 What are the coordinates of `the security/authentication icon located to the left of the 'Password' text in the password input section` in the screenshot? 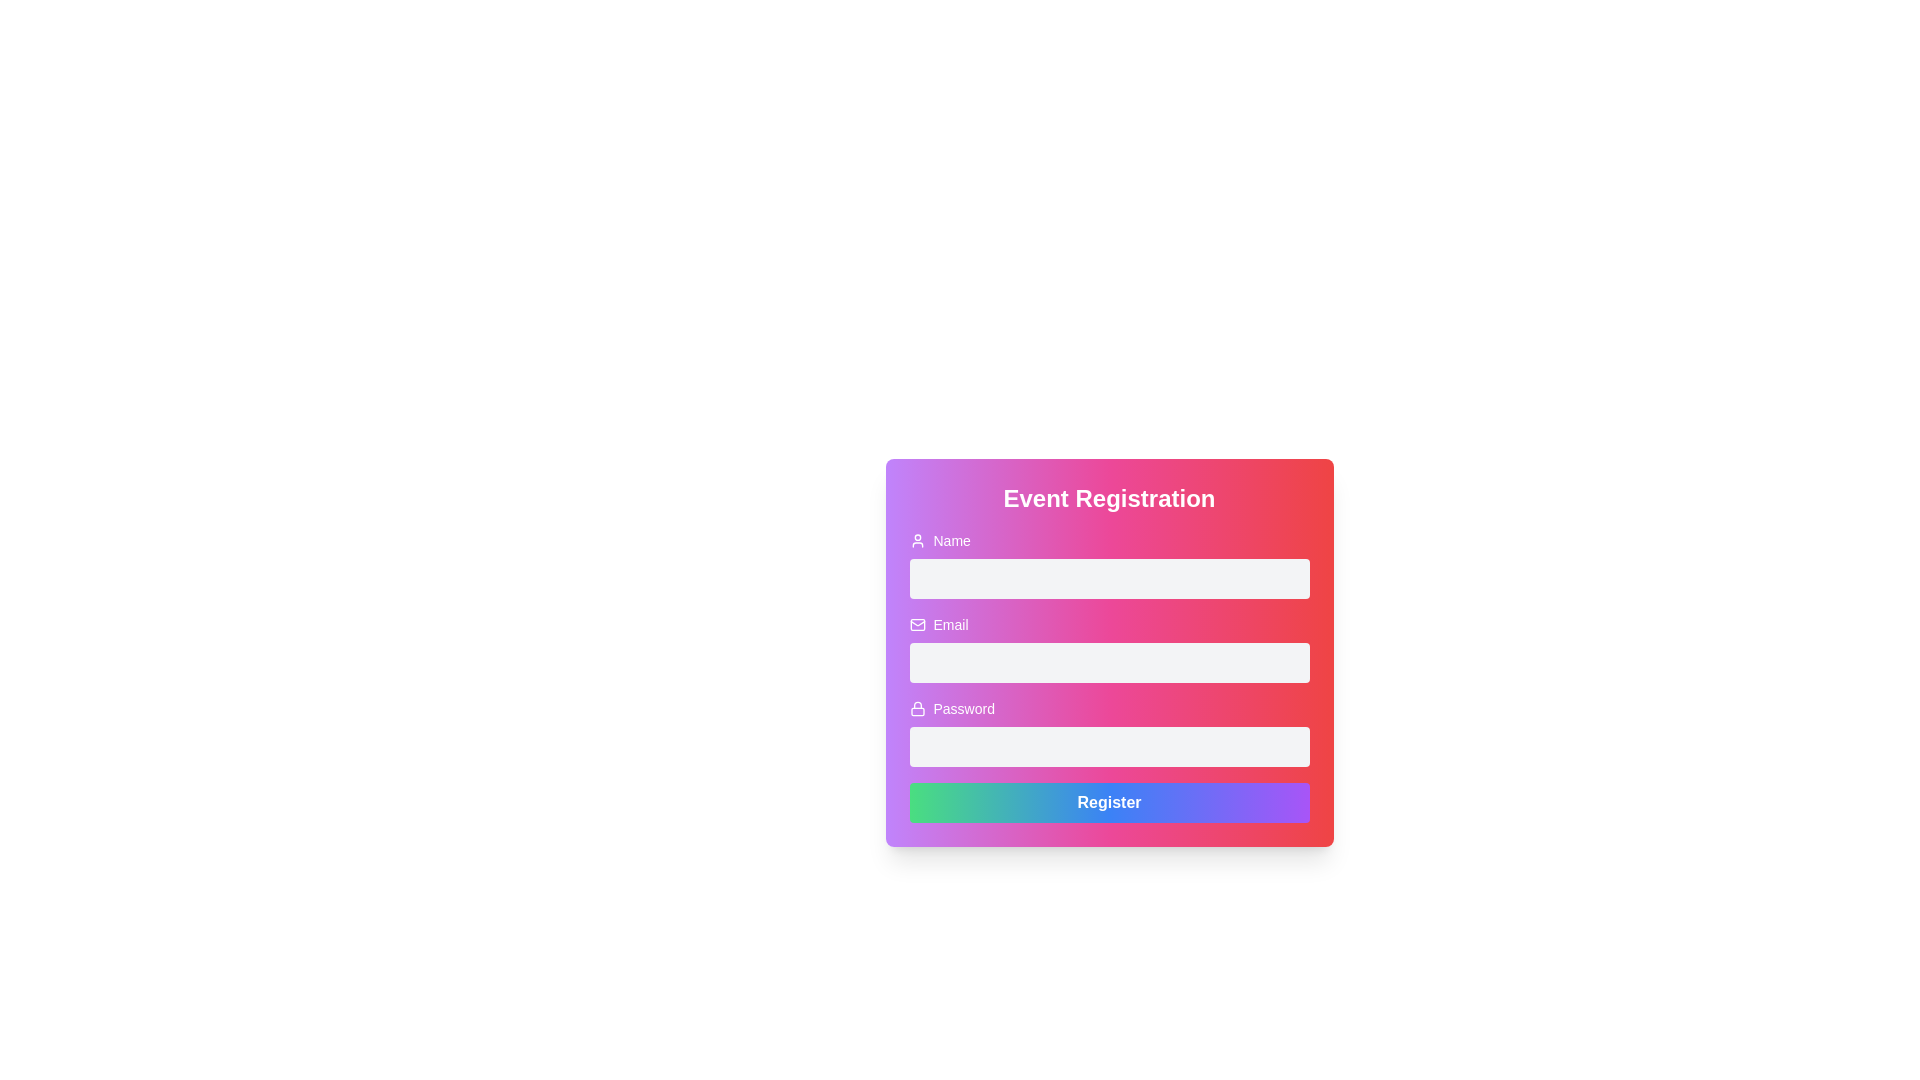 It's located at (916, 708).